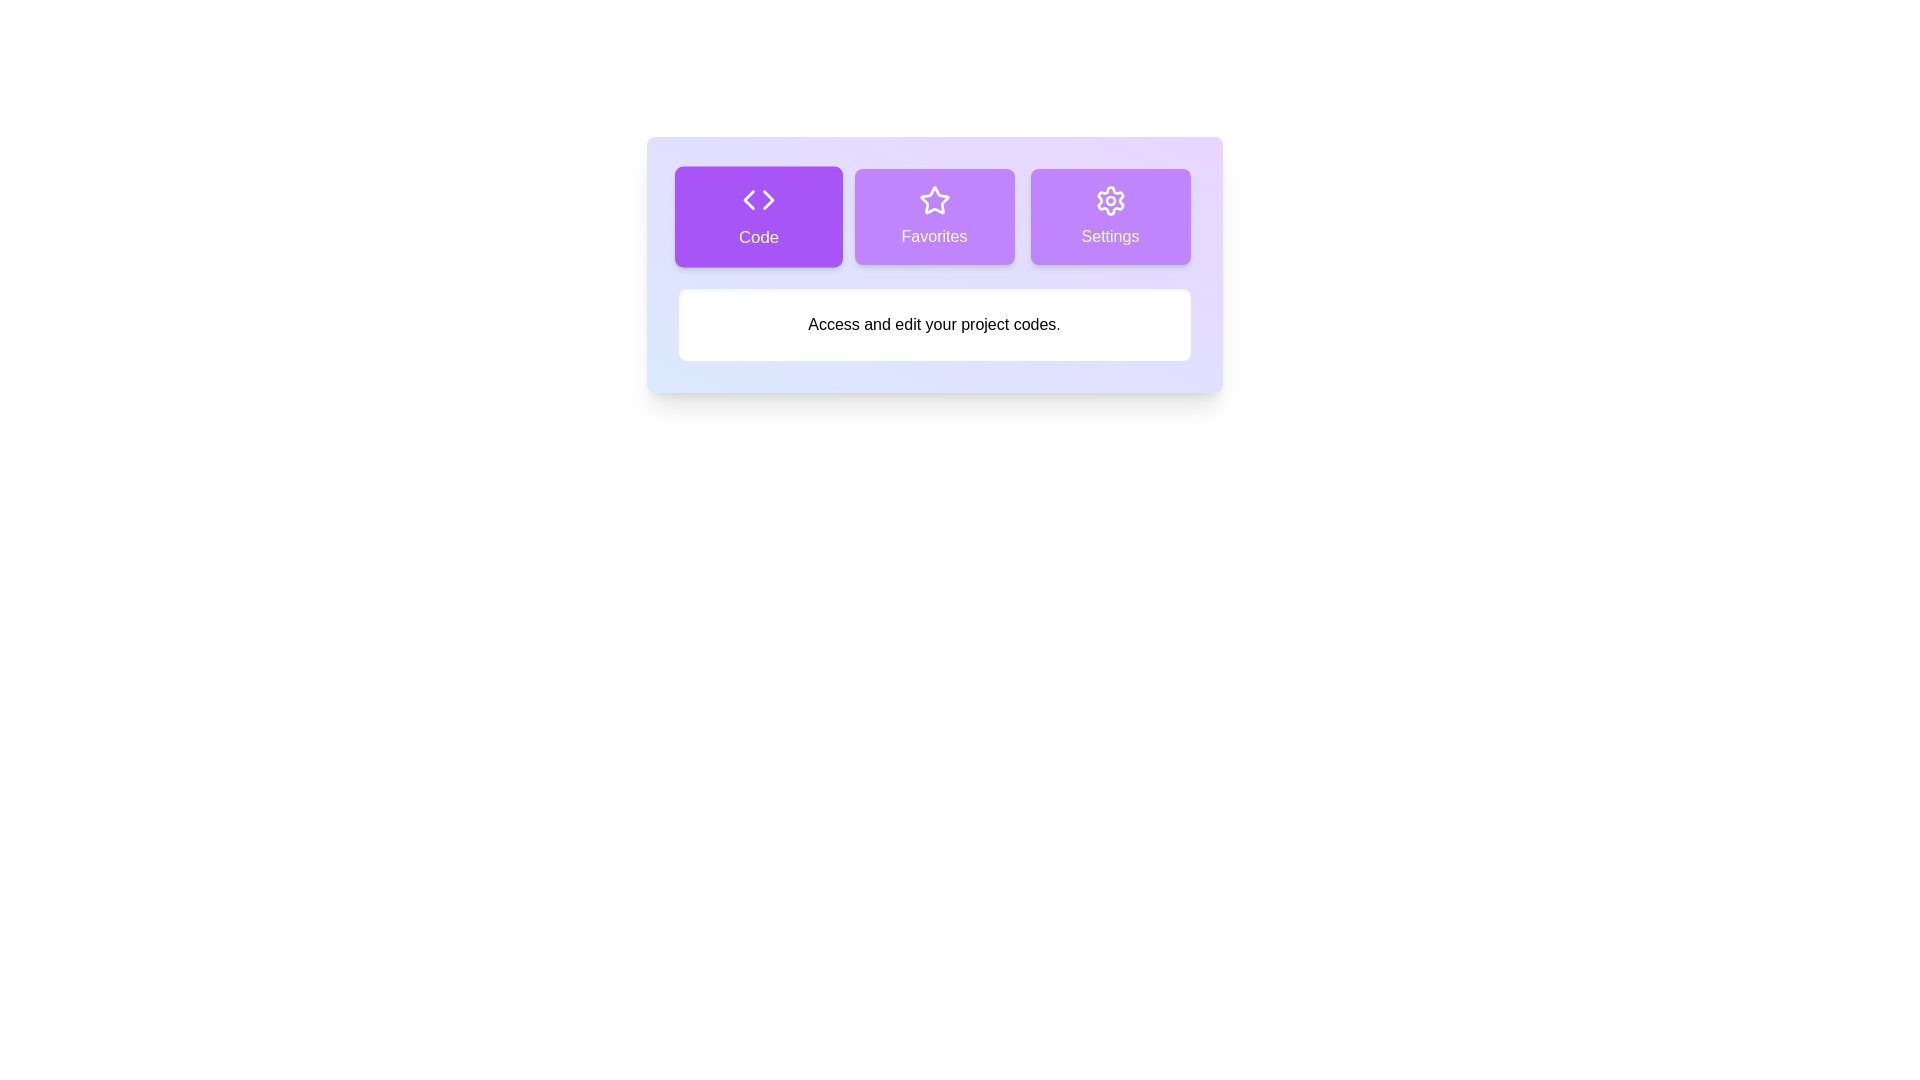  What do you see at coordinates (933, 200) in the screenshot?
I see `the 'Favorites' icon button, the second button from the left in a horizontal group` at bounding box center [933, 200].